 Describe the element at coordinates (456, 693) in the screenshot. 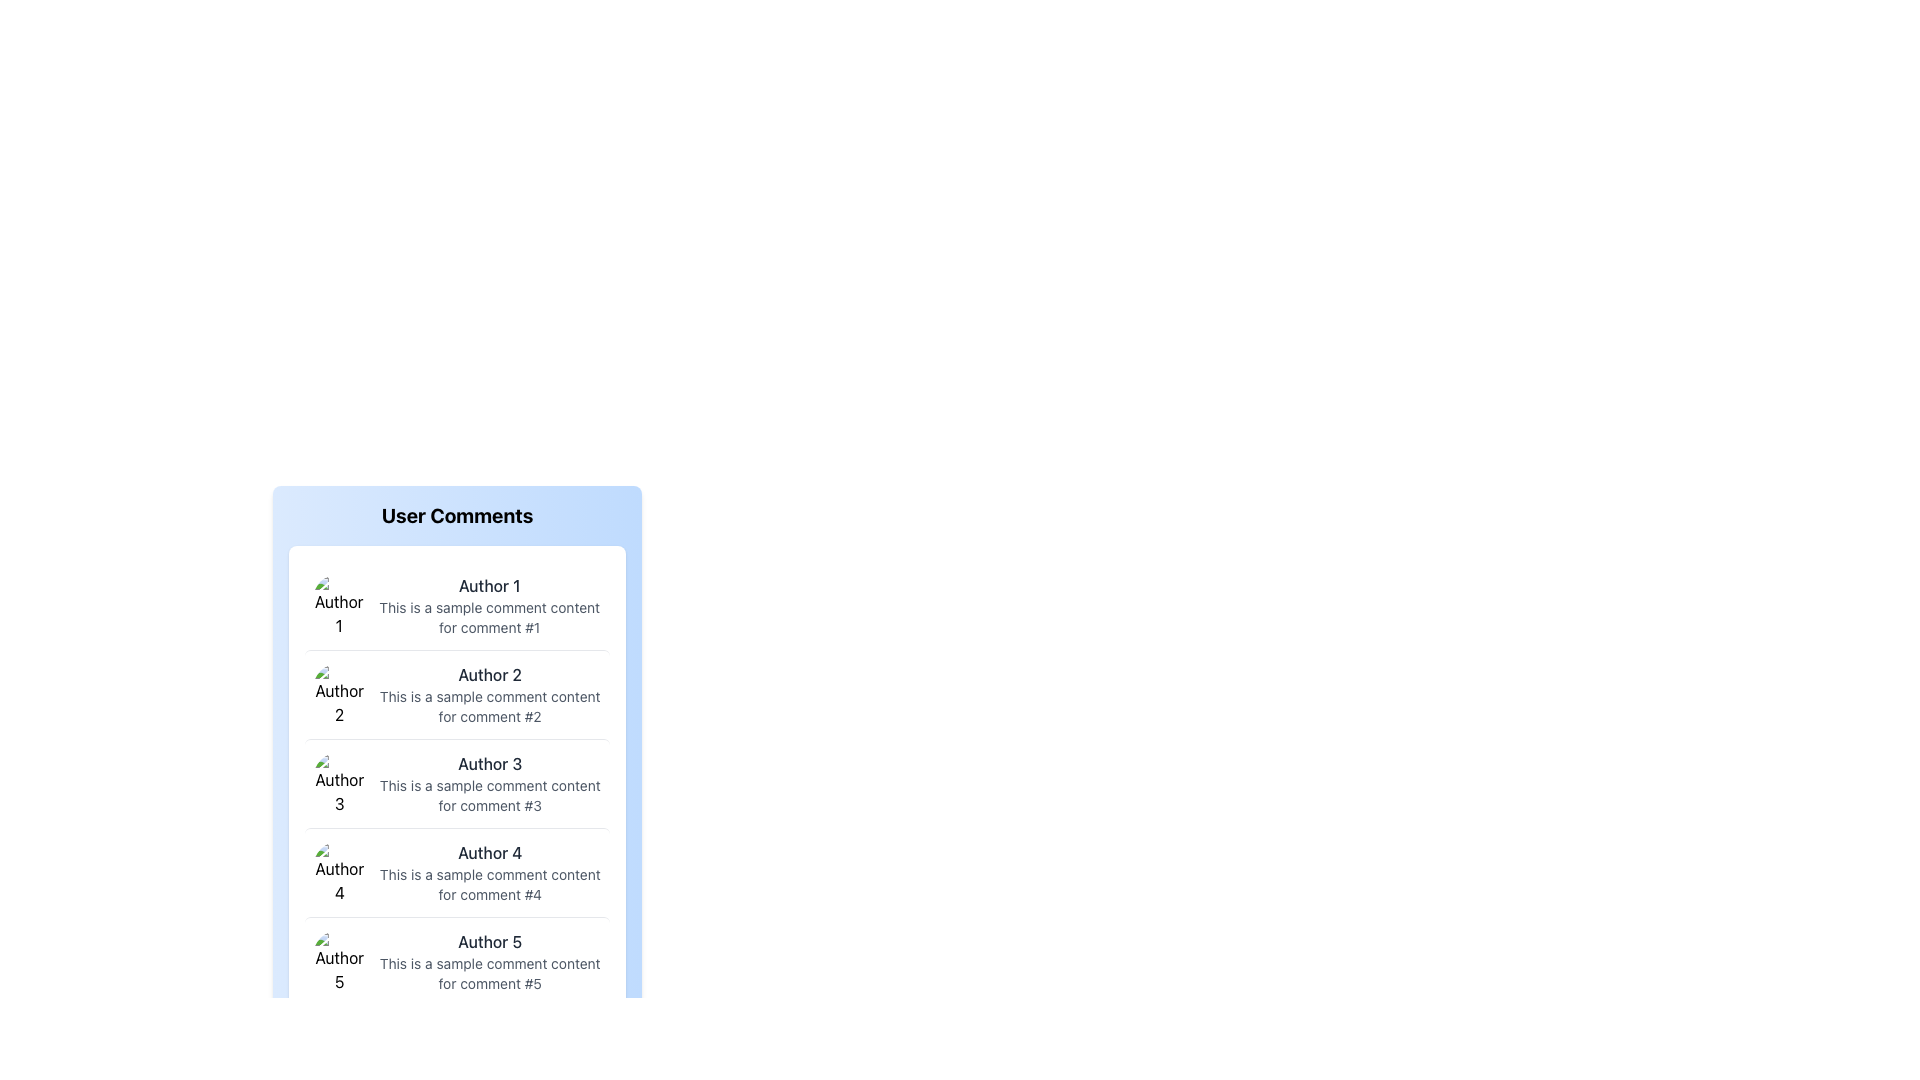

I see `on the author name 'Author 2' in the second list item of comments` at that location.